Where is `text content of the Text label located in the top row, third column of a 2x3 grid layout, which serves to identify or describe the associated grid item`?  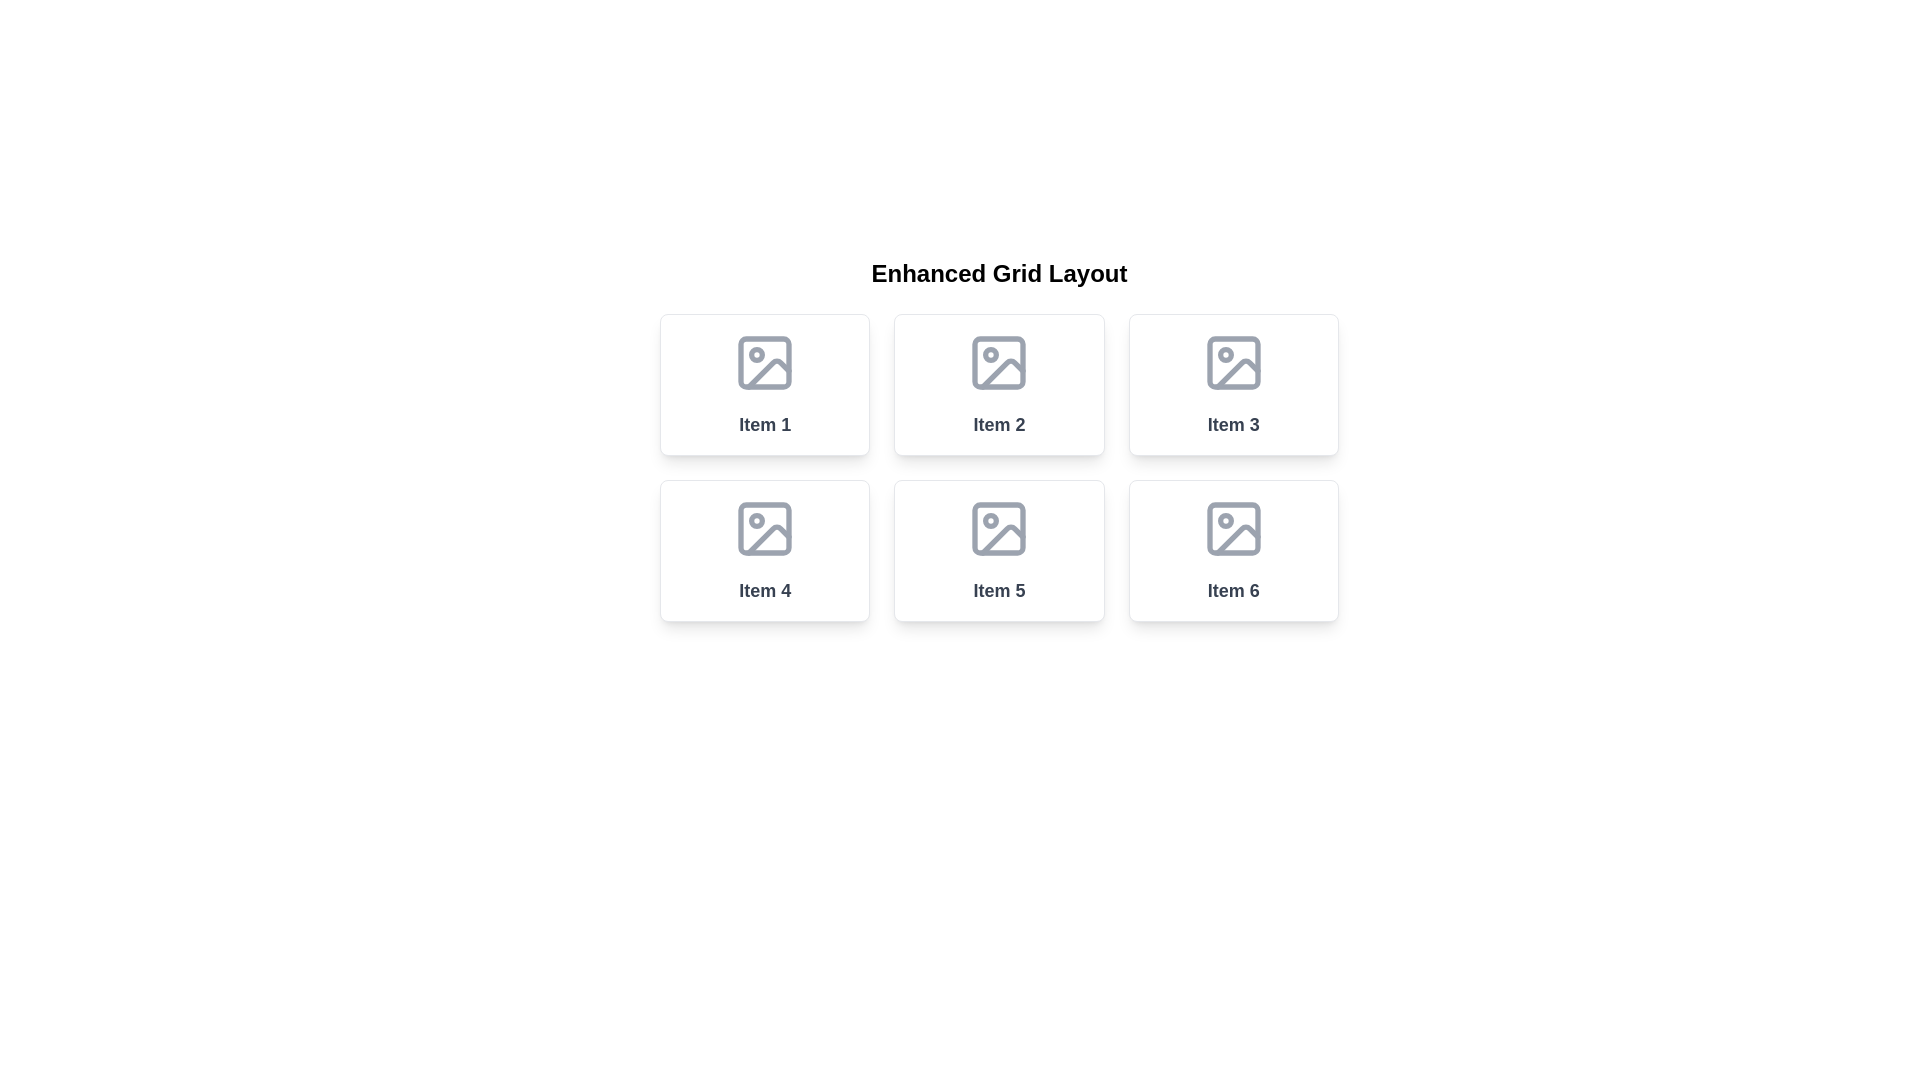
text content of the Text label located in the top row, third column of a 2x3 grid layout, which serves to identify or describe the associated grid item is located at coordinates (1232, 423).